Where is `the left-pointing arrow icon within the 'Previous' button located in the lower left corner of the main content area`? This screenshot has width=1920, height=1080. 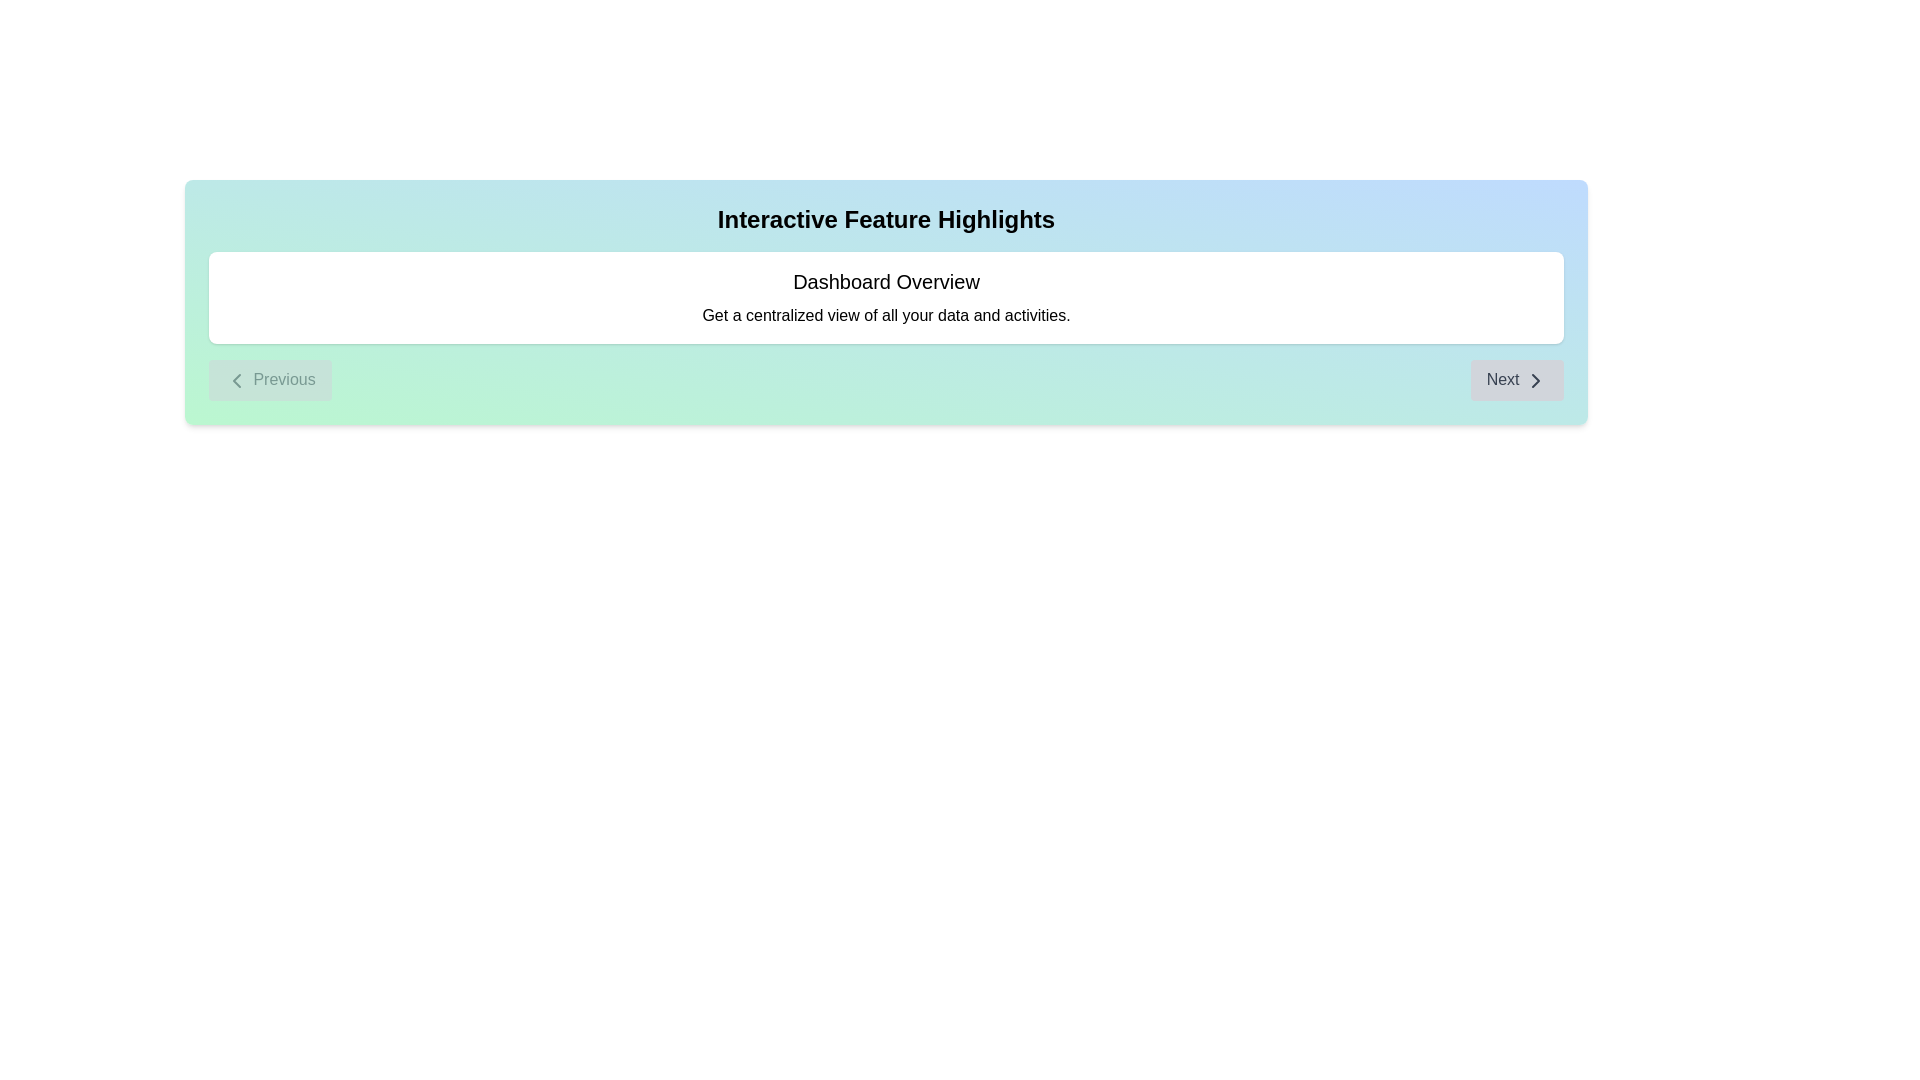 the left-pointing arrow icon within the 'Previous' button located in the lower left corner of the main content area is located at coordinates (236, 380).